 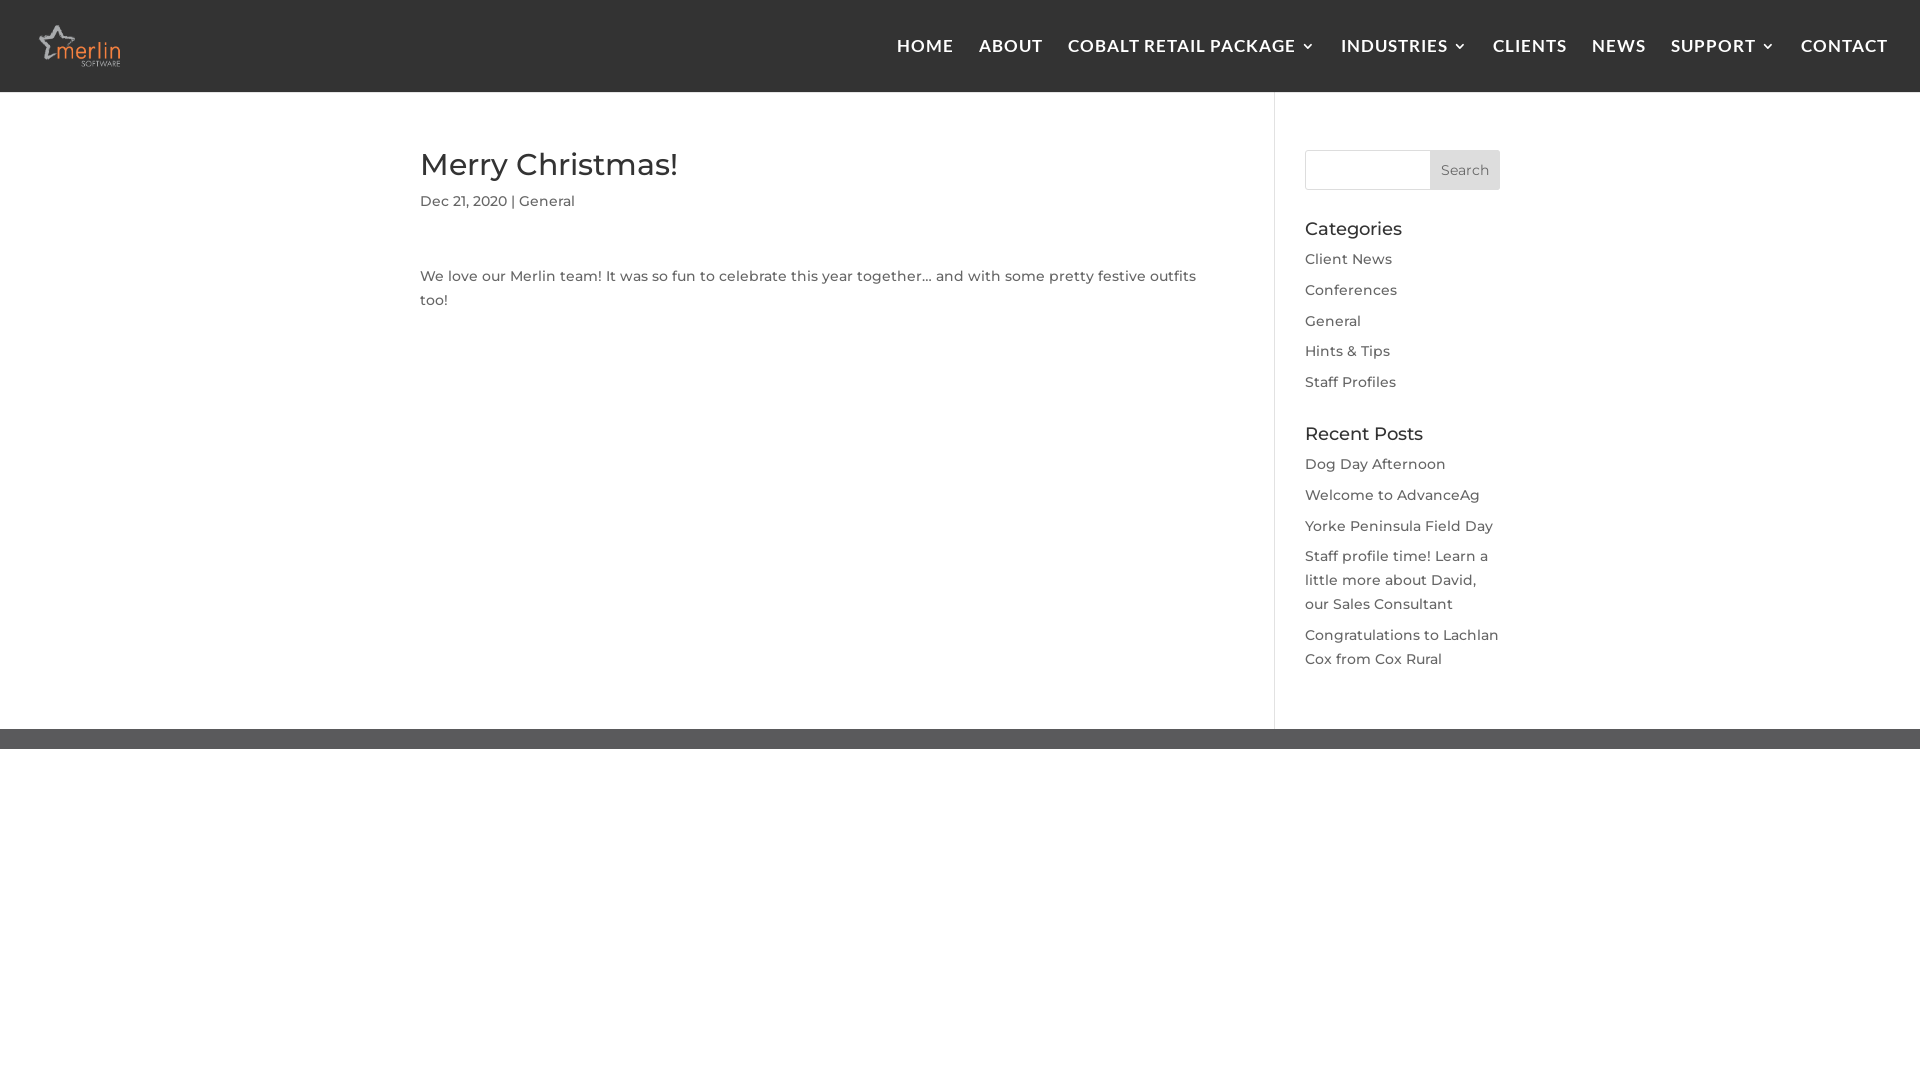 I want to click on 'COBALT RETAIL PACKAGE', so click(x=1191, y=64).